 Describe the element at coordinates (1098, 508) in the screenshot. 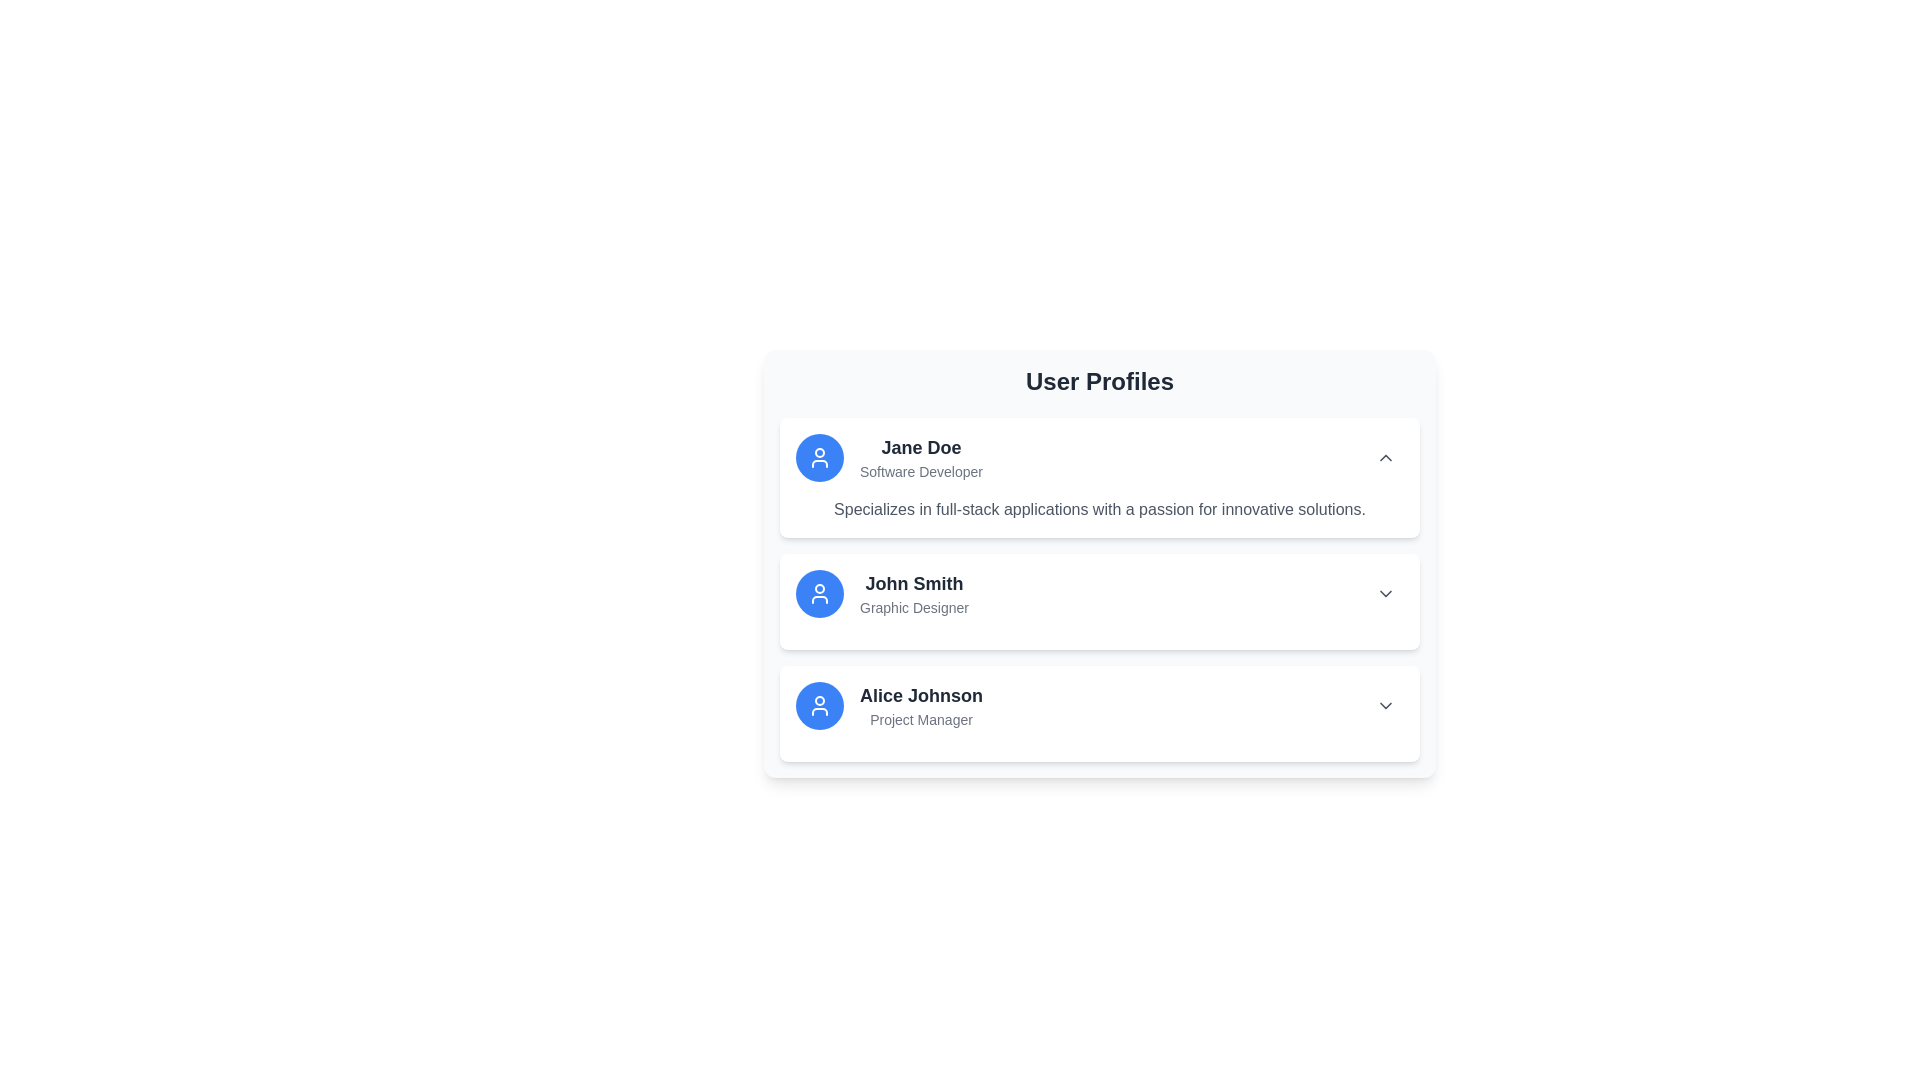

I see `the text element containing 'Specializes in full-stack applications with a passion for innovative solutions.' located at the bottom of Jane Doe's profile information section` at that location.